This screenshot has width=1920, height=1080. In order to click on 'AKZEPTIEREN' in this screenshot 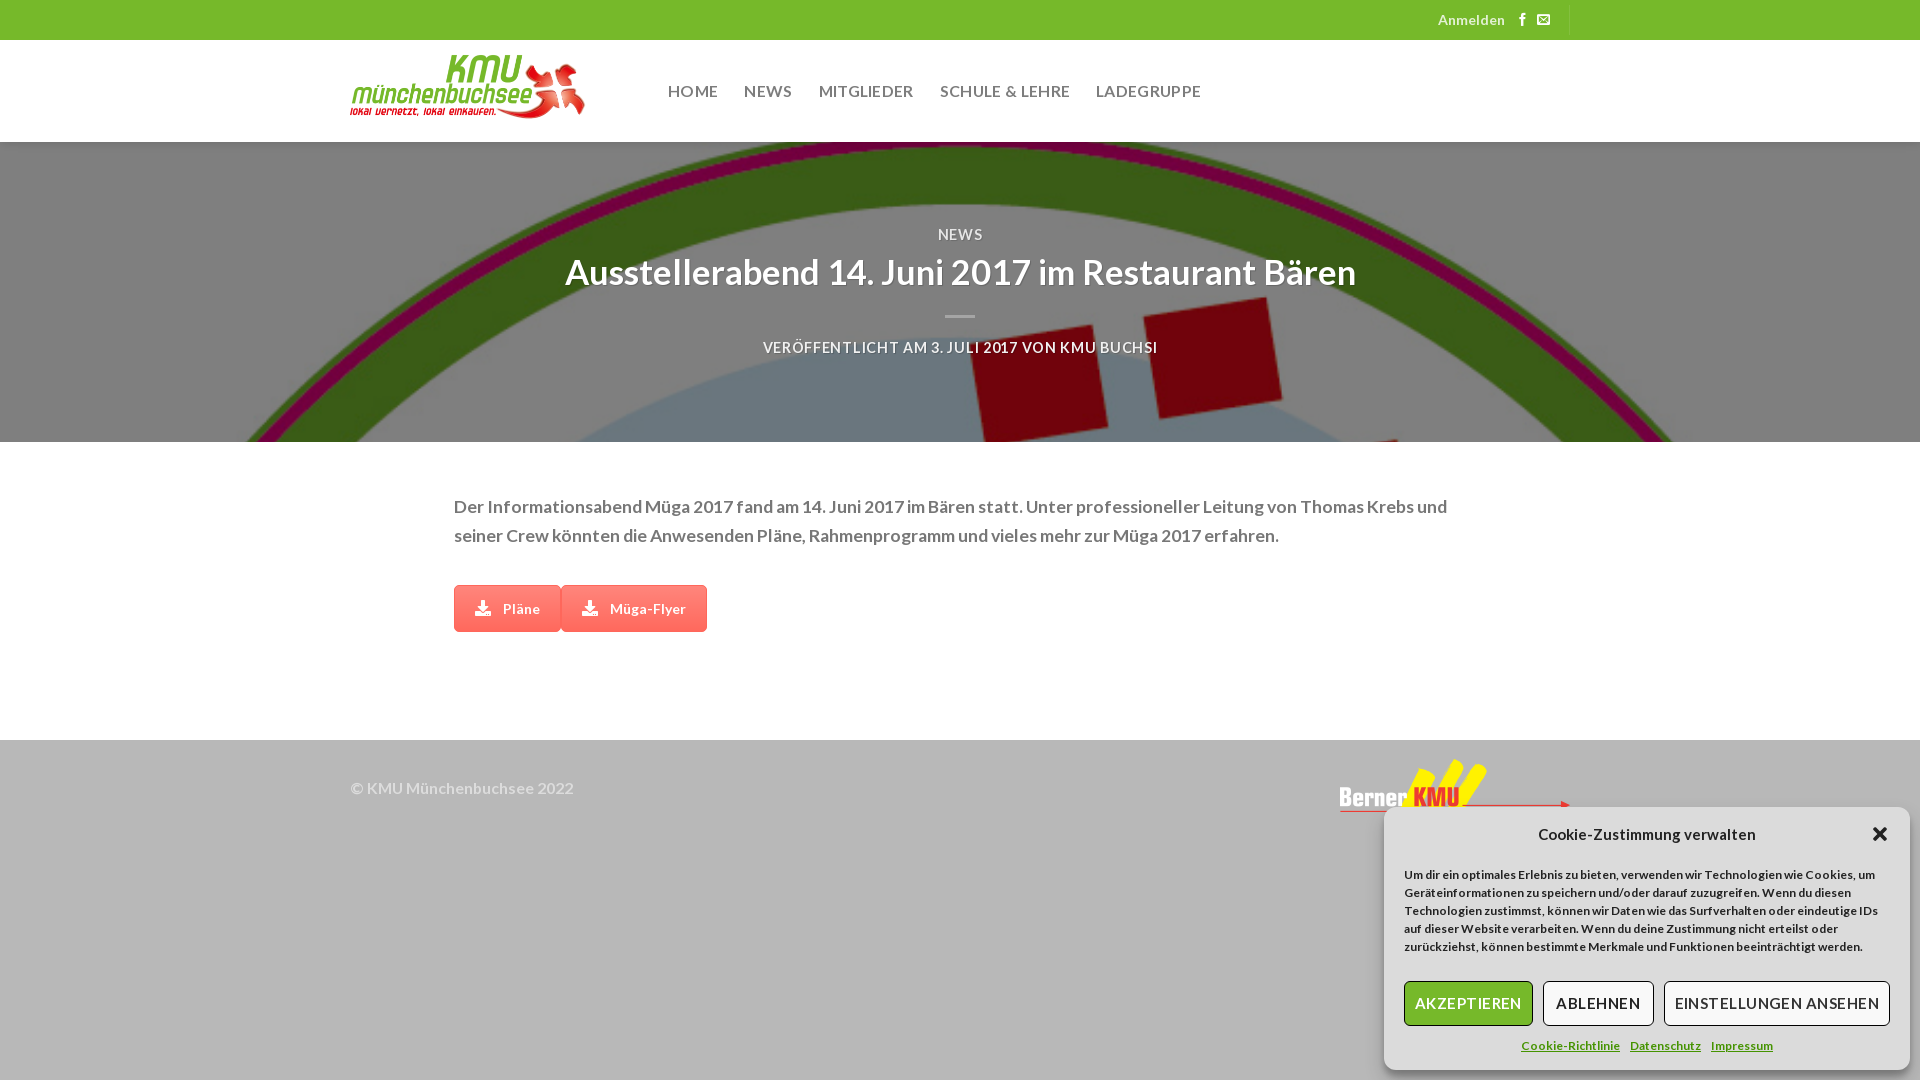, I will do `click(1468, 1003)`.